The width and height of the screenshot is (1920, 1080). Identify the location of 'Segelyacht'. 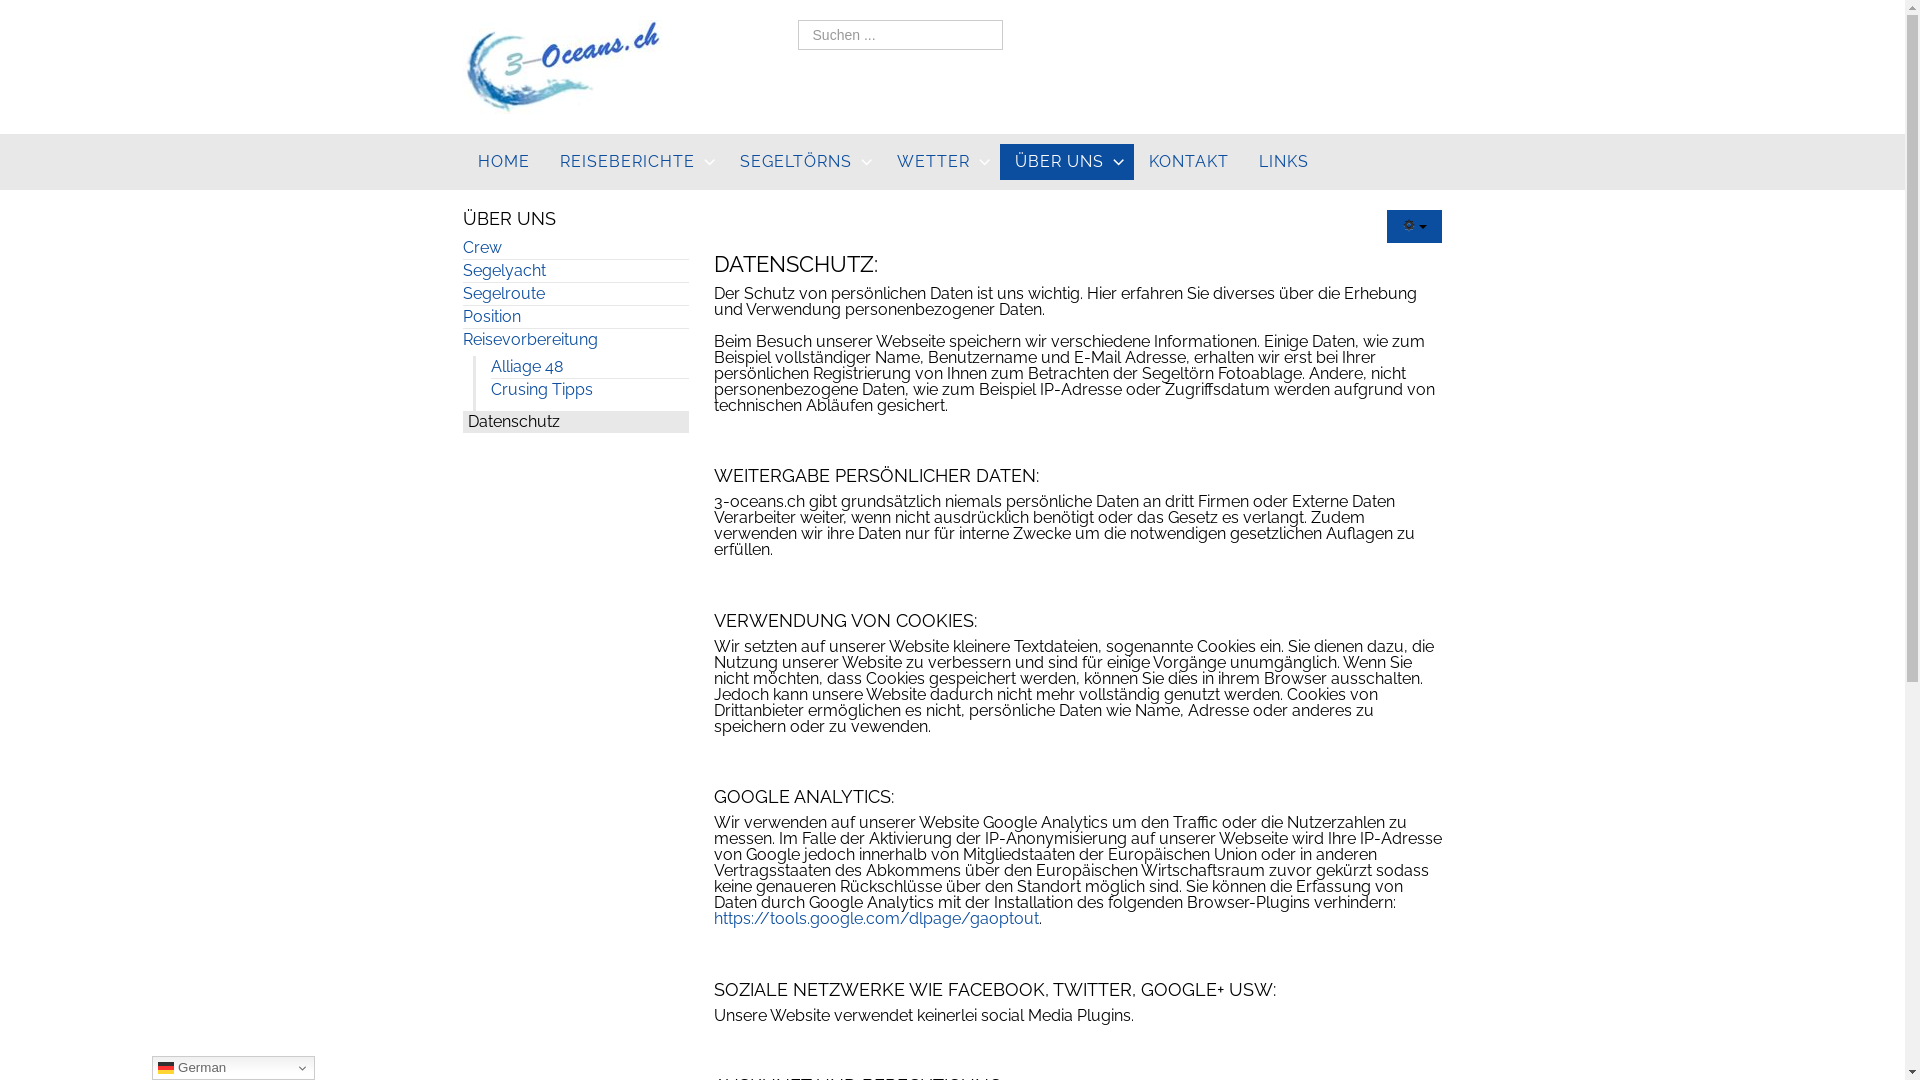
(574, 270).